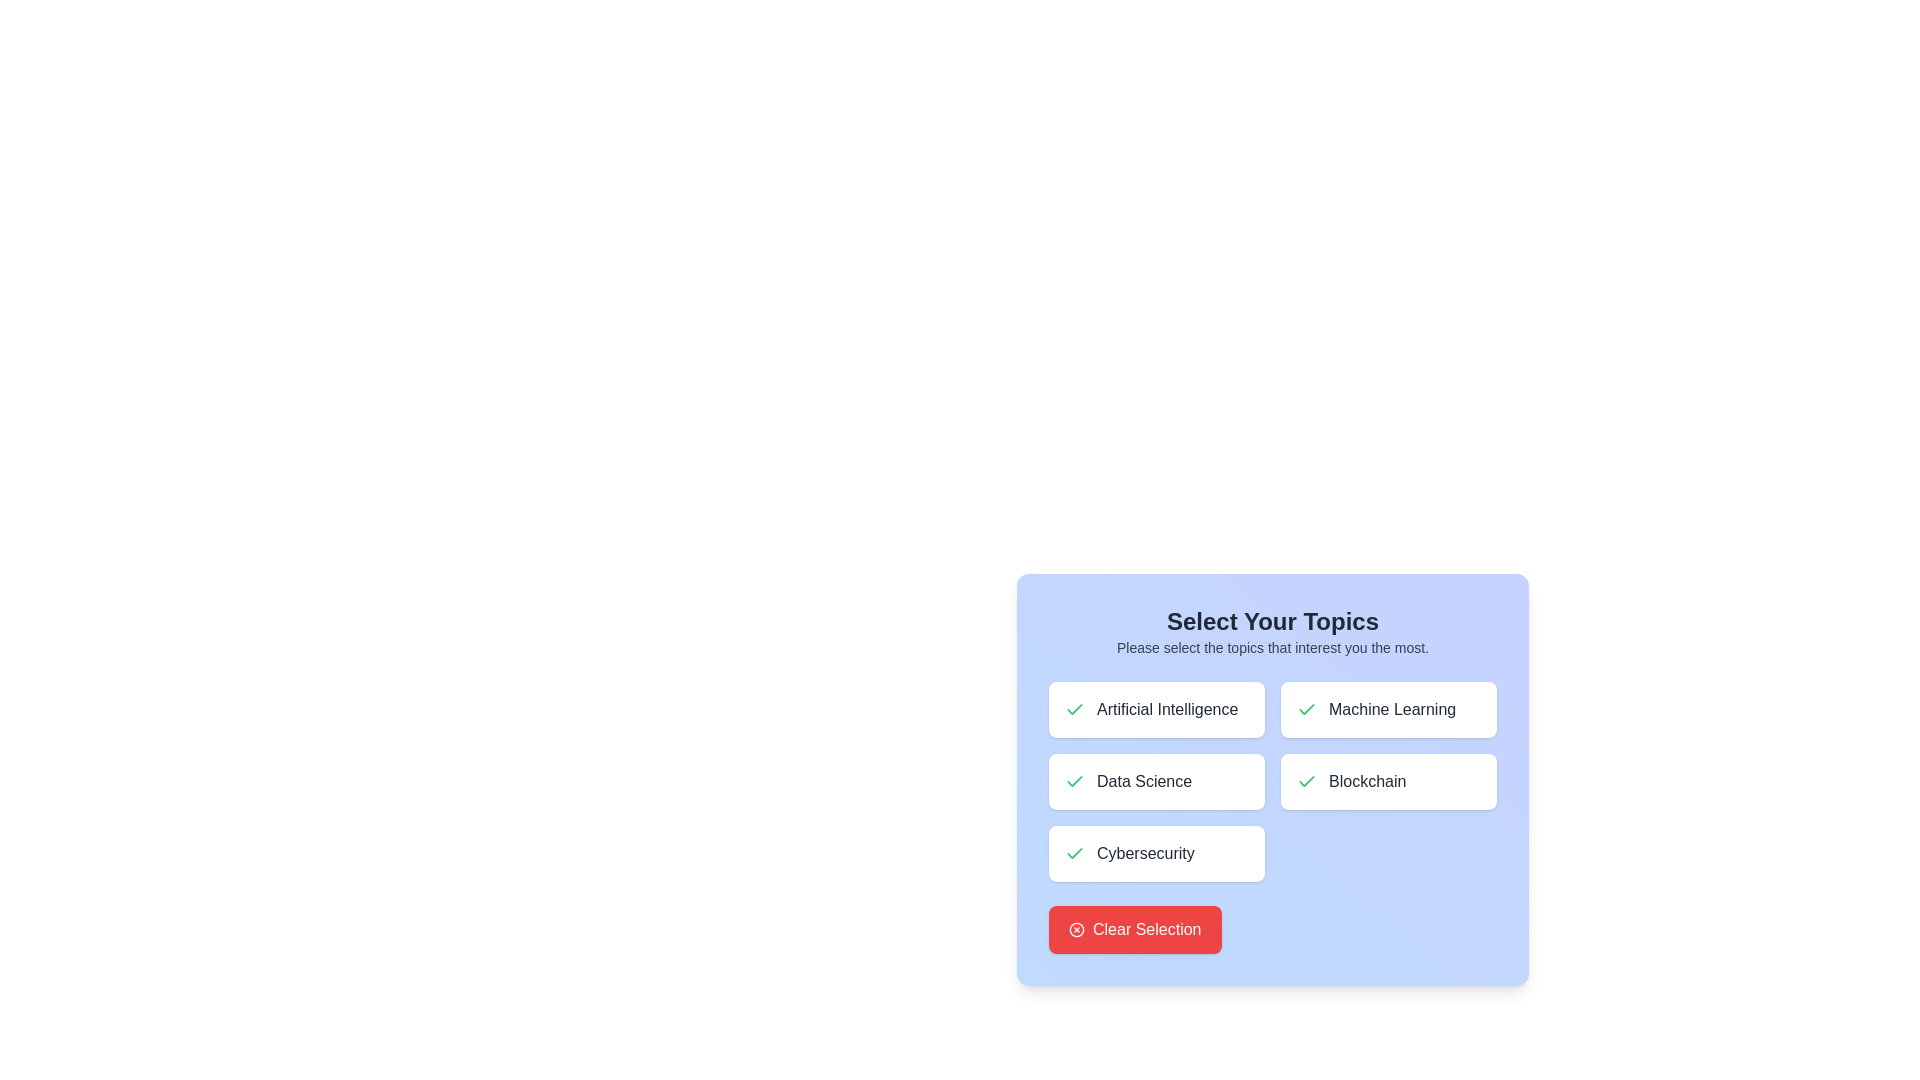 The image size is (1920, 1080). Describe the element at coordinates (1156, 708) in the screenshot. I see `the button corresponding to the topic Artificial Intelligence` at that location.